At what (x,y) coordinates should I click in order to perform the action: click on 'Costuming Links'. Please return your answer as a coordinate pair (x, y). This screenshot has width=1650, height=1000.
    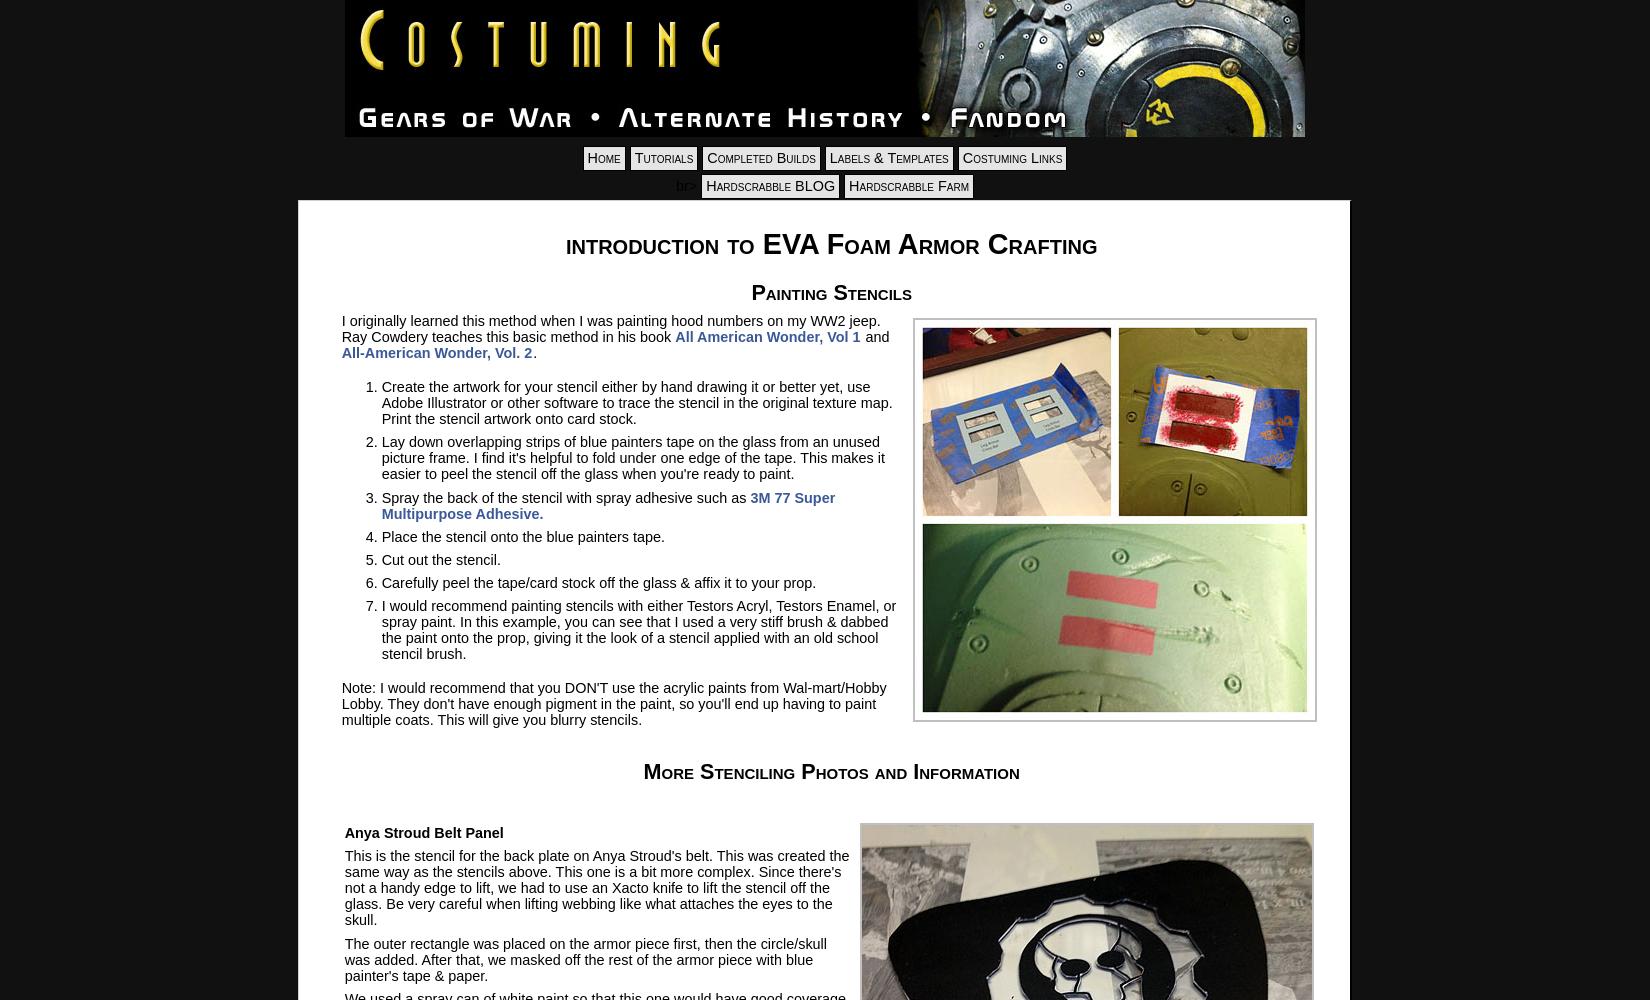
    Looking at the image, I should click on (1011, 158).